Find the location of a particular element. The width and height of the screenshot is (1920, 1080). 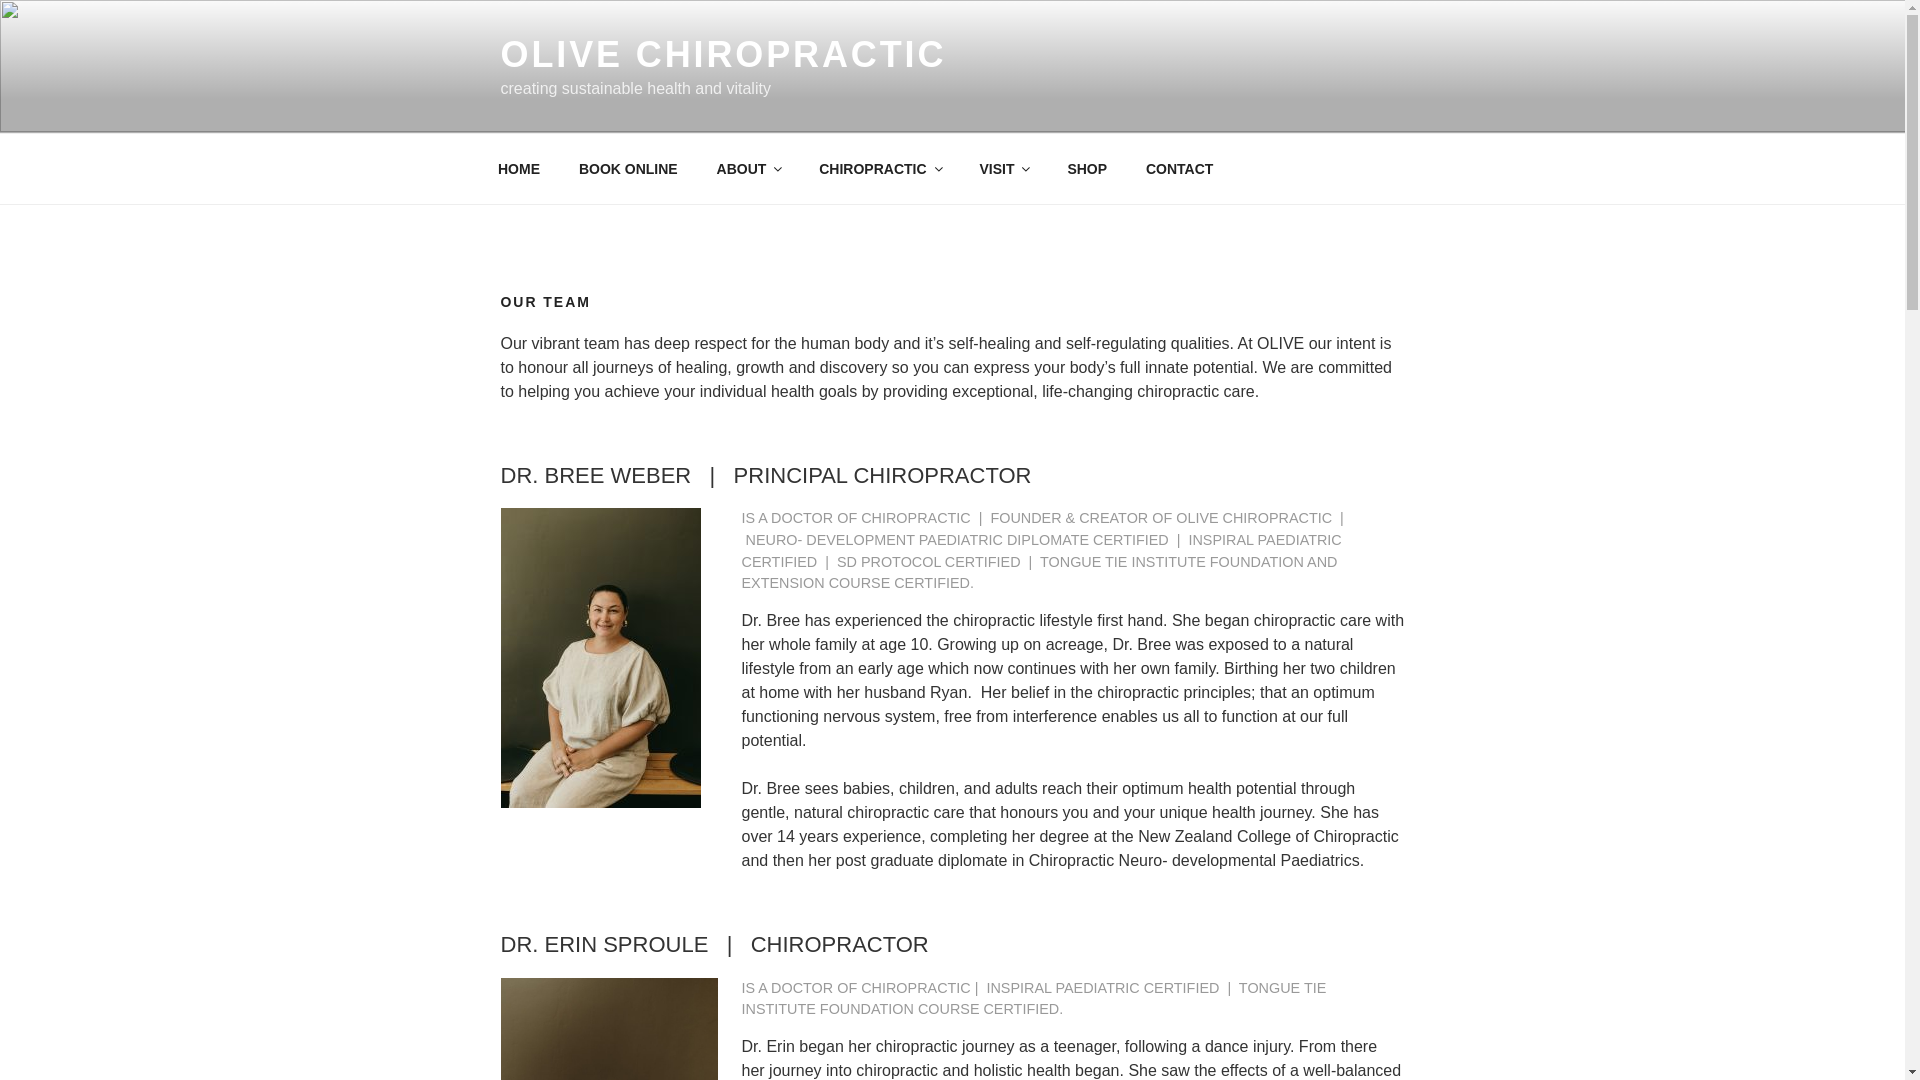

'OLIVE CHIROPRACTIC' is located at coordinates (722, 53).